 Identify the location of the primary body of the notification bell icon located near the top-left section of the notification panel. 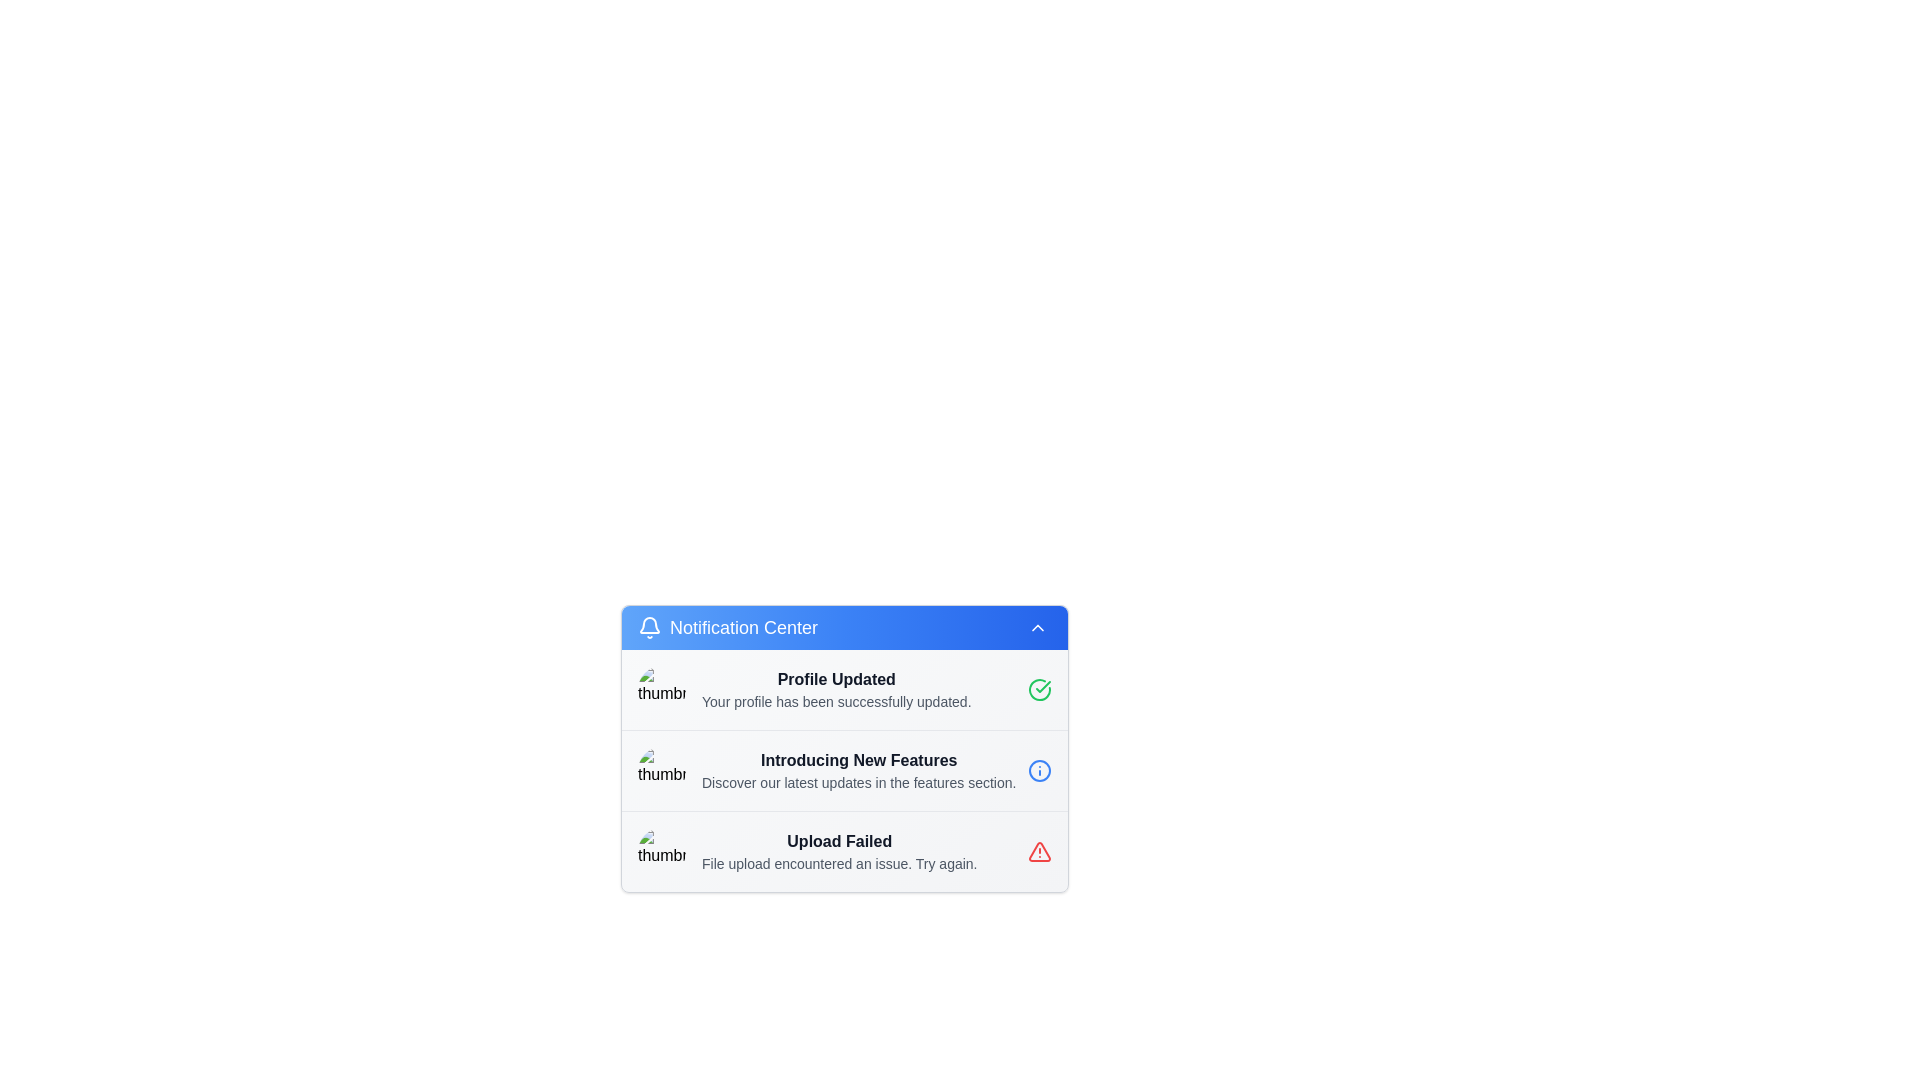
(649, 624).